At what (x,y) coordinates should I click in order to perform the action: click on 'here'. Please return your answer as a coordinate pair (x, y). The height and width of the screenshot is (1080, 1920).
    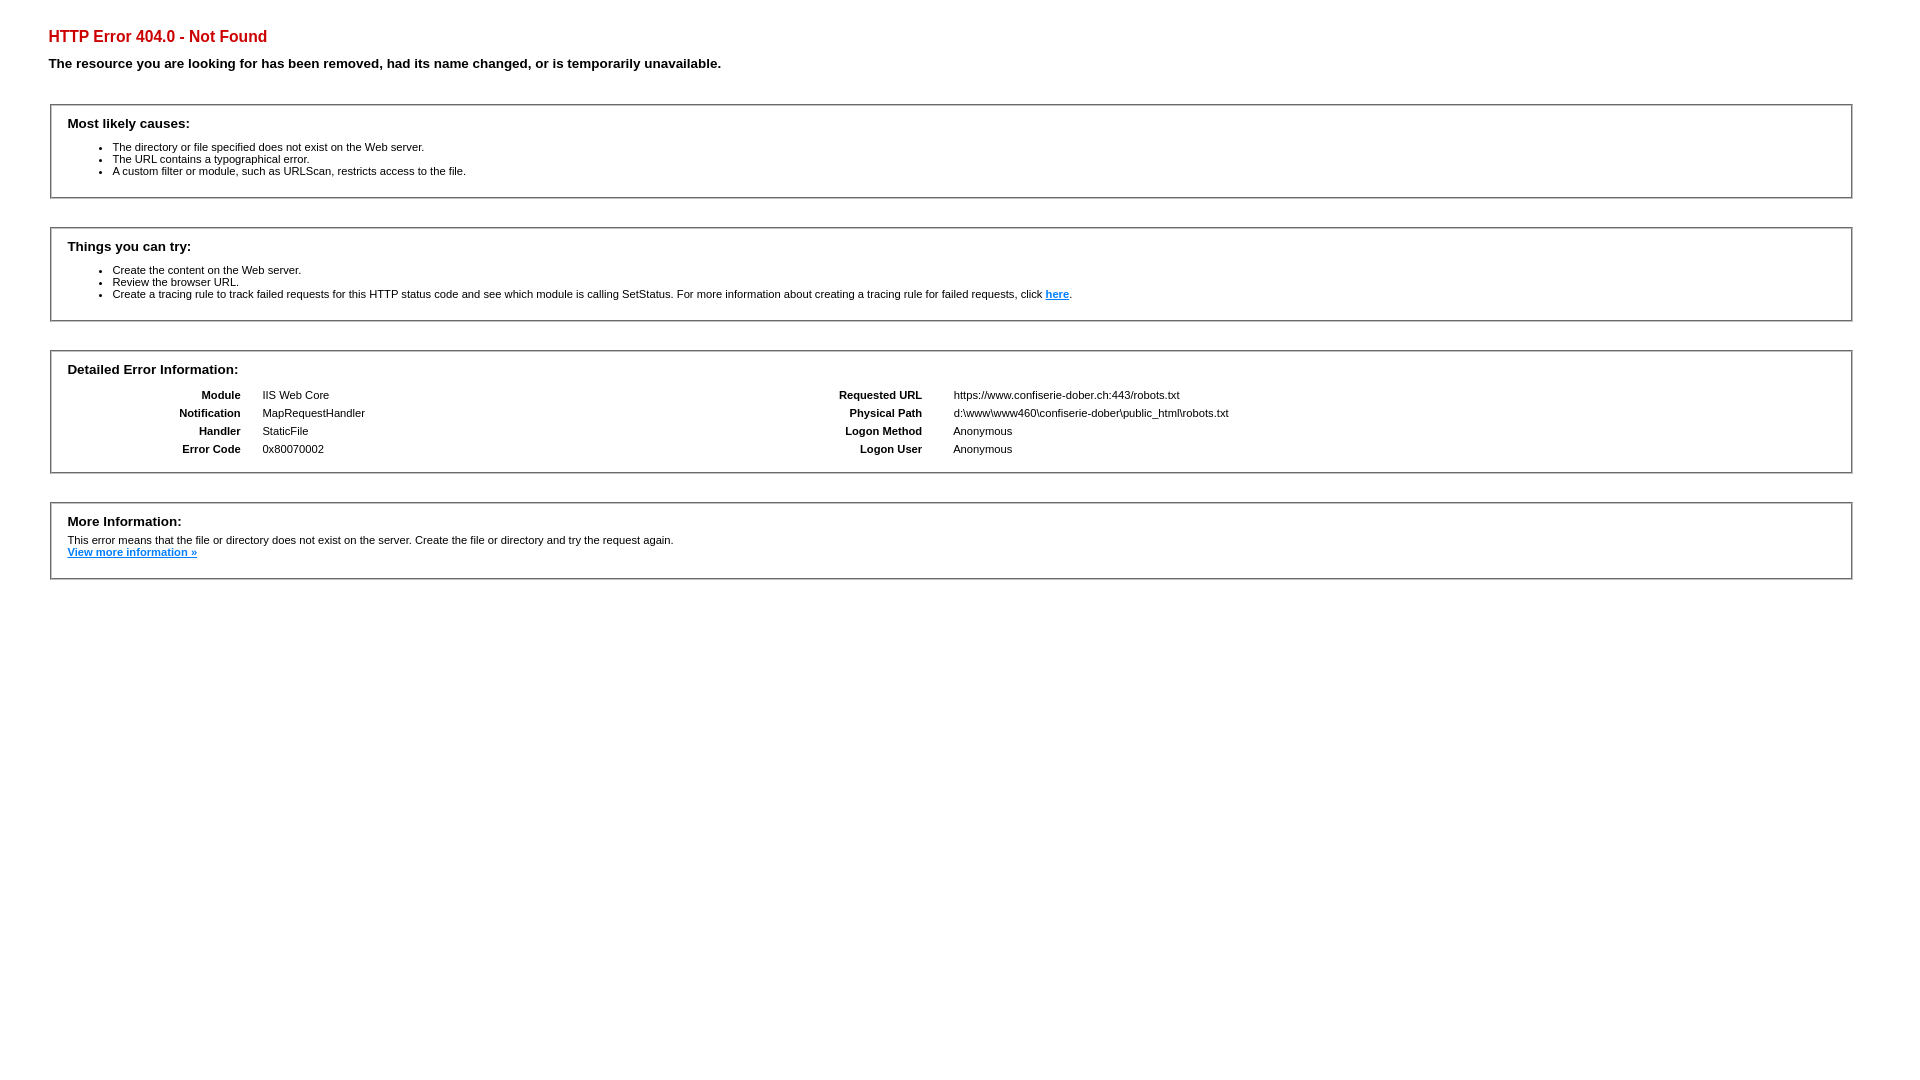
    Looking at the image, I should click on (1056, 293).